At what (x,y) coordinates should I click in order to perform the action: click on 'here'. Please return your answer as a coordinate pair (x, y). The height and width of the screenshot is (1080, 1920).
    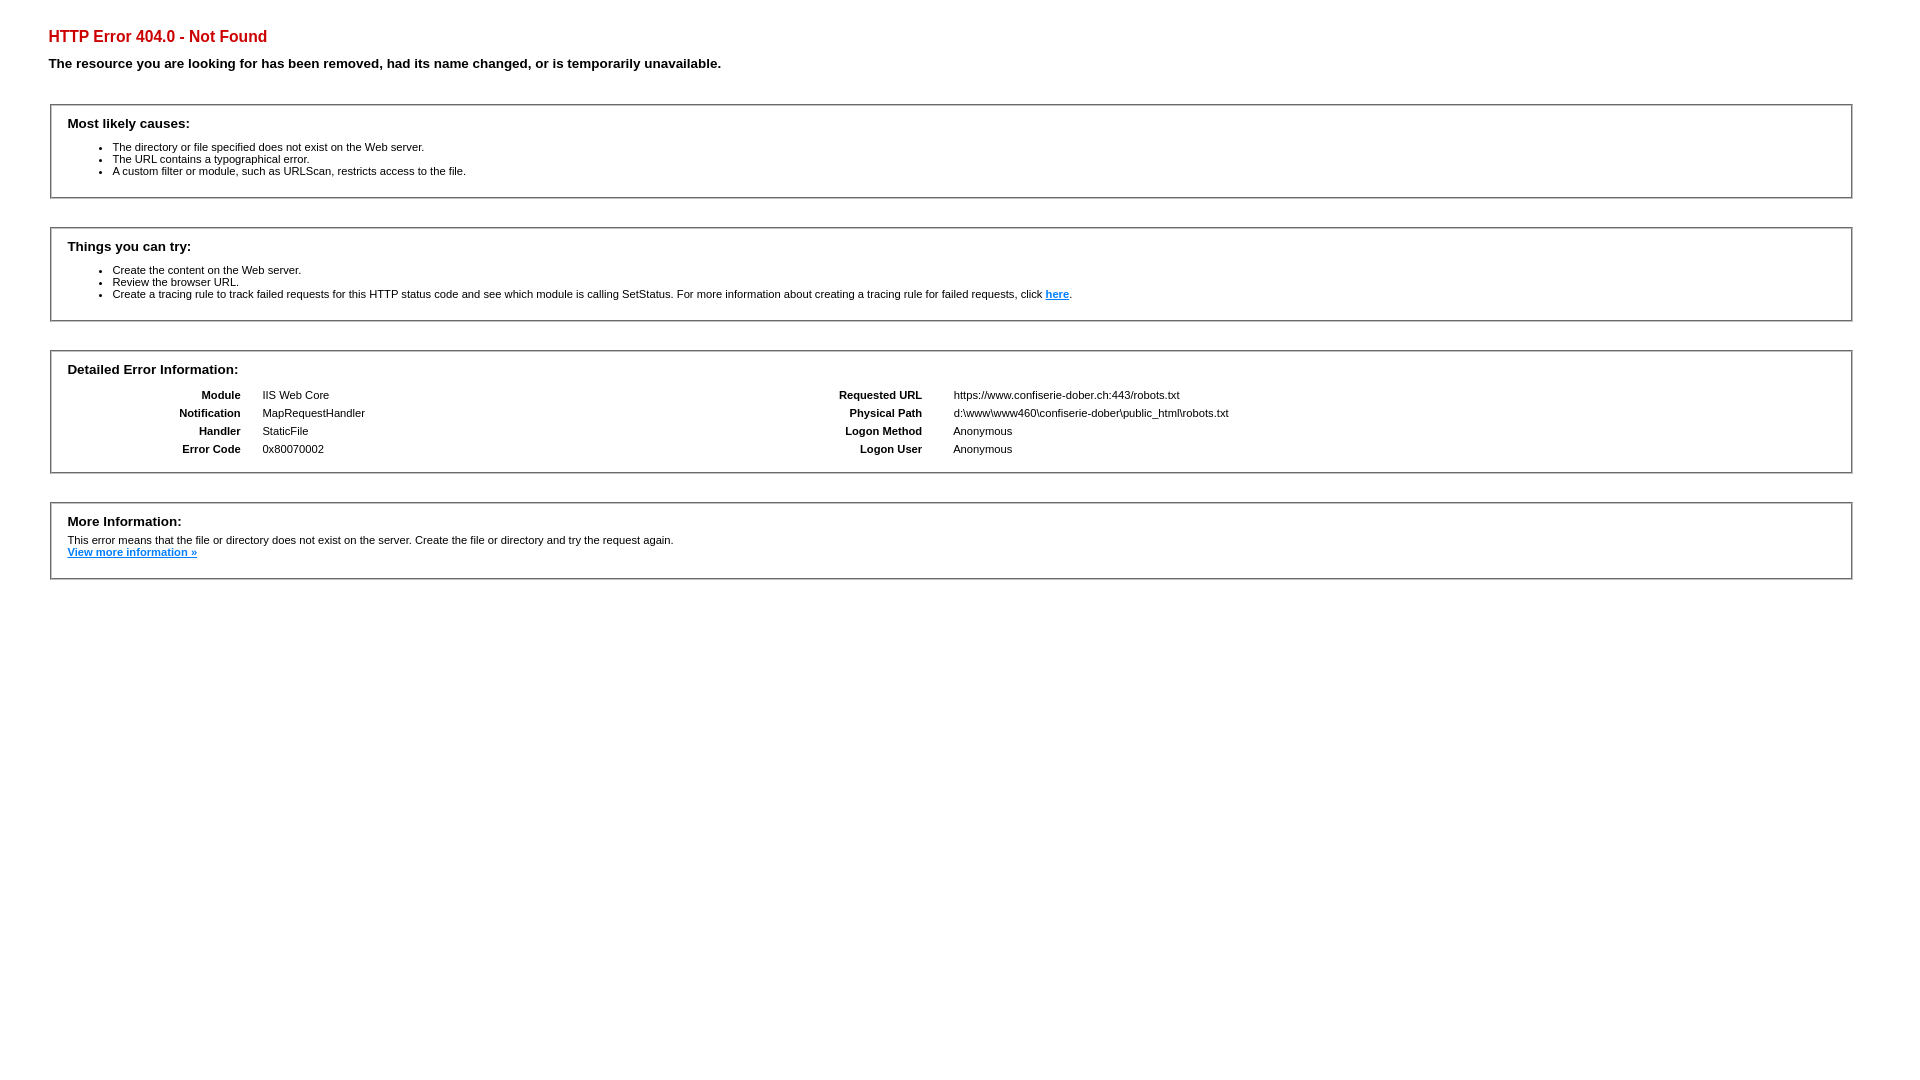
    Looking at the image, I should click on (1056, 293).